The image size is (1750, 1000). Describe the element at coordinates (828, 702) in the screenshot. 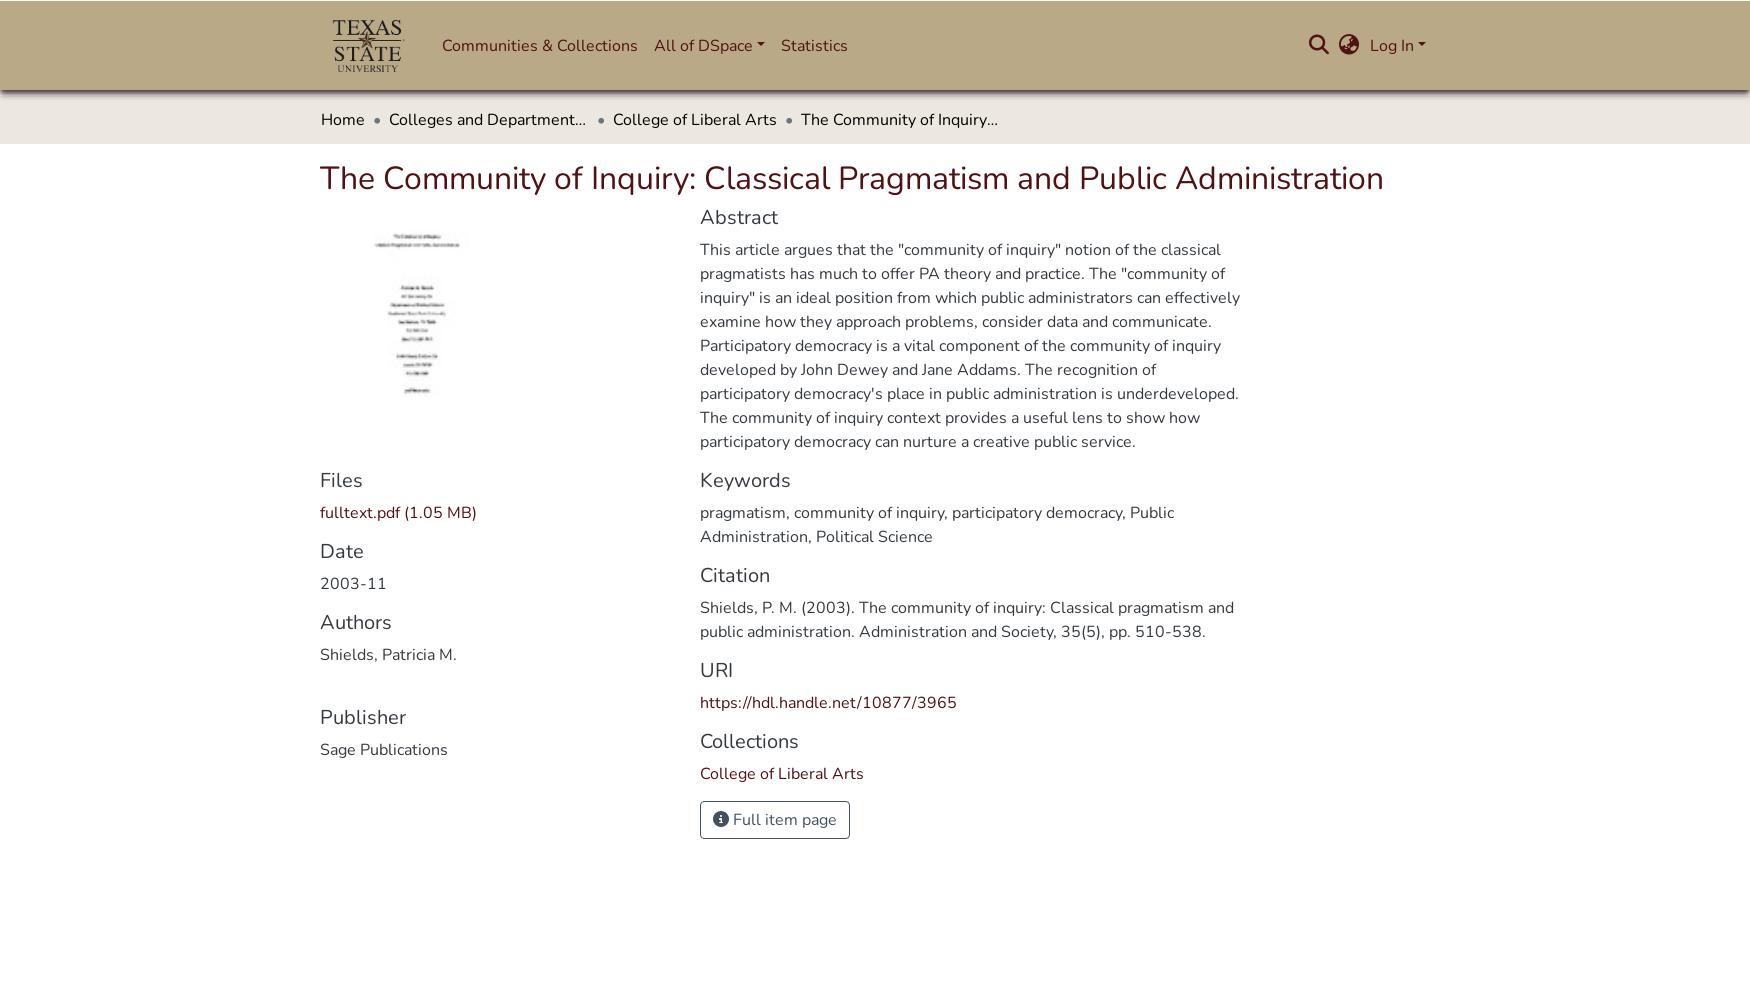

I see `'https://hdl.handle.net/10877/3965'` at that location.